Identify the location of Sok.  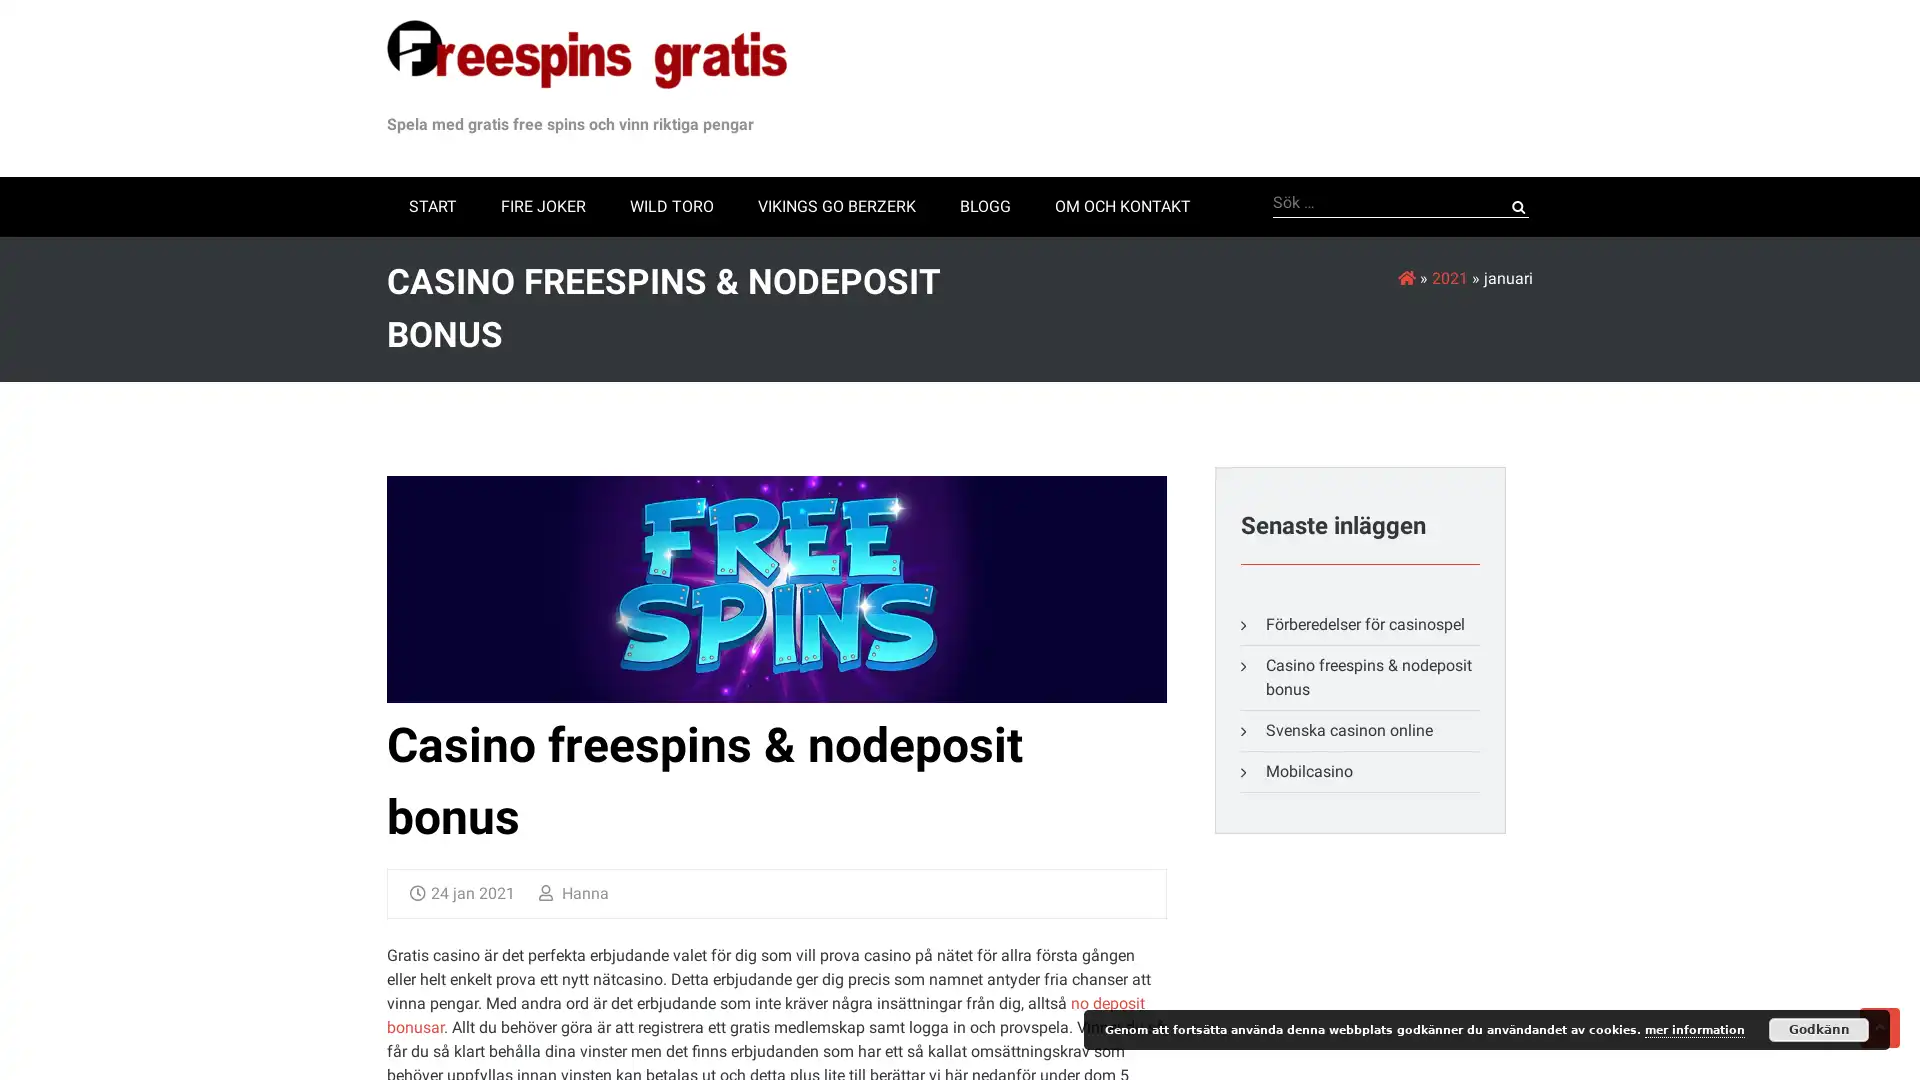
(1511, 208).